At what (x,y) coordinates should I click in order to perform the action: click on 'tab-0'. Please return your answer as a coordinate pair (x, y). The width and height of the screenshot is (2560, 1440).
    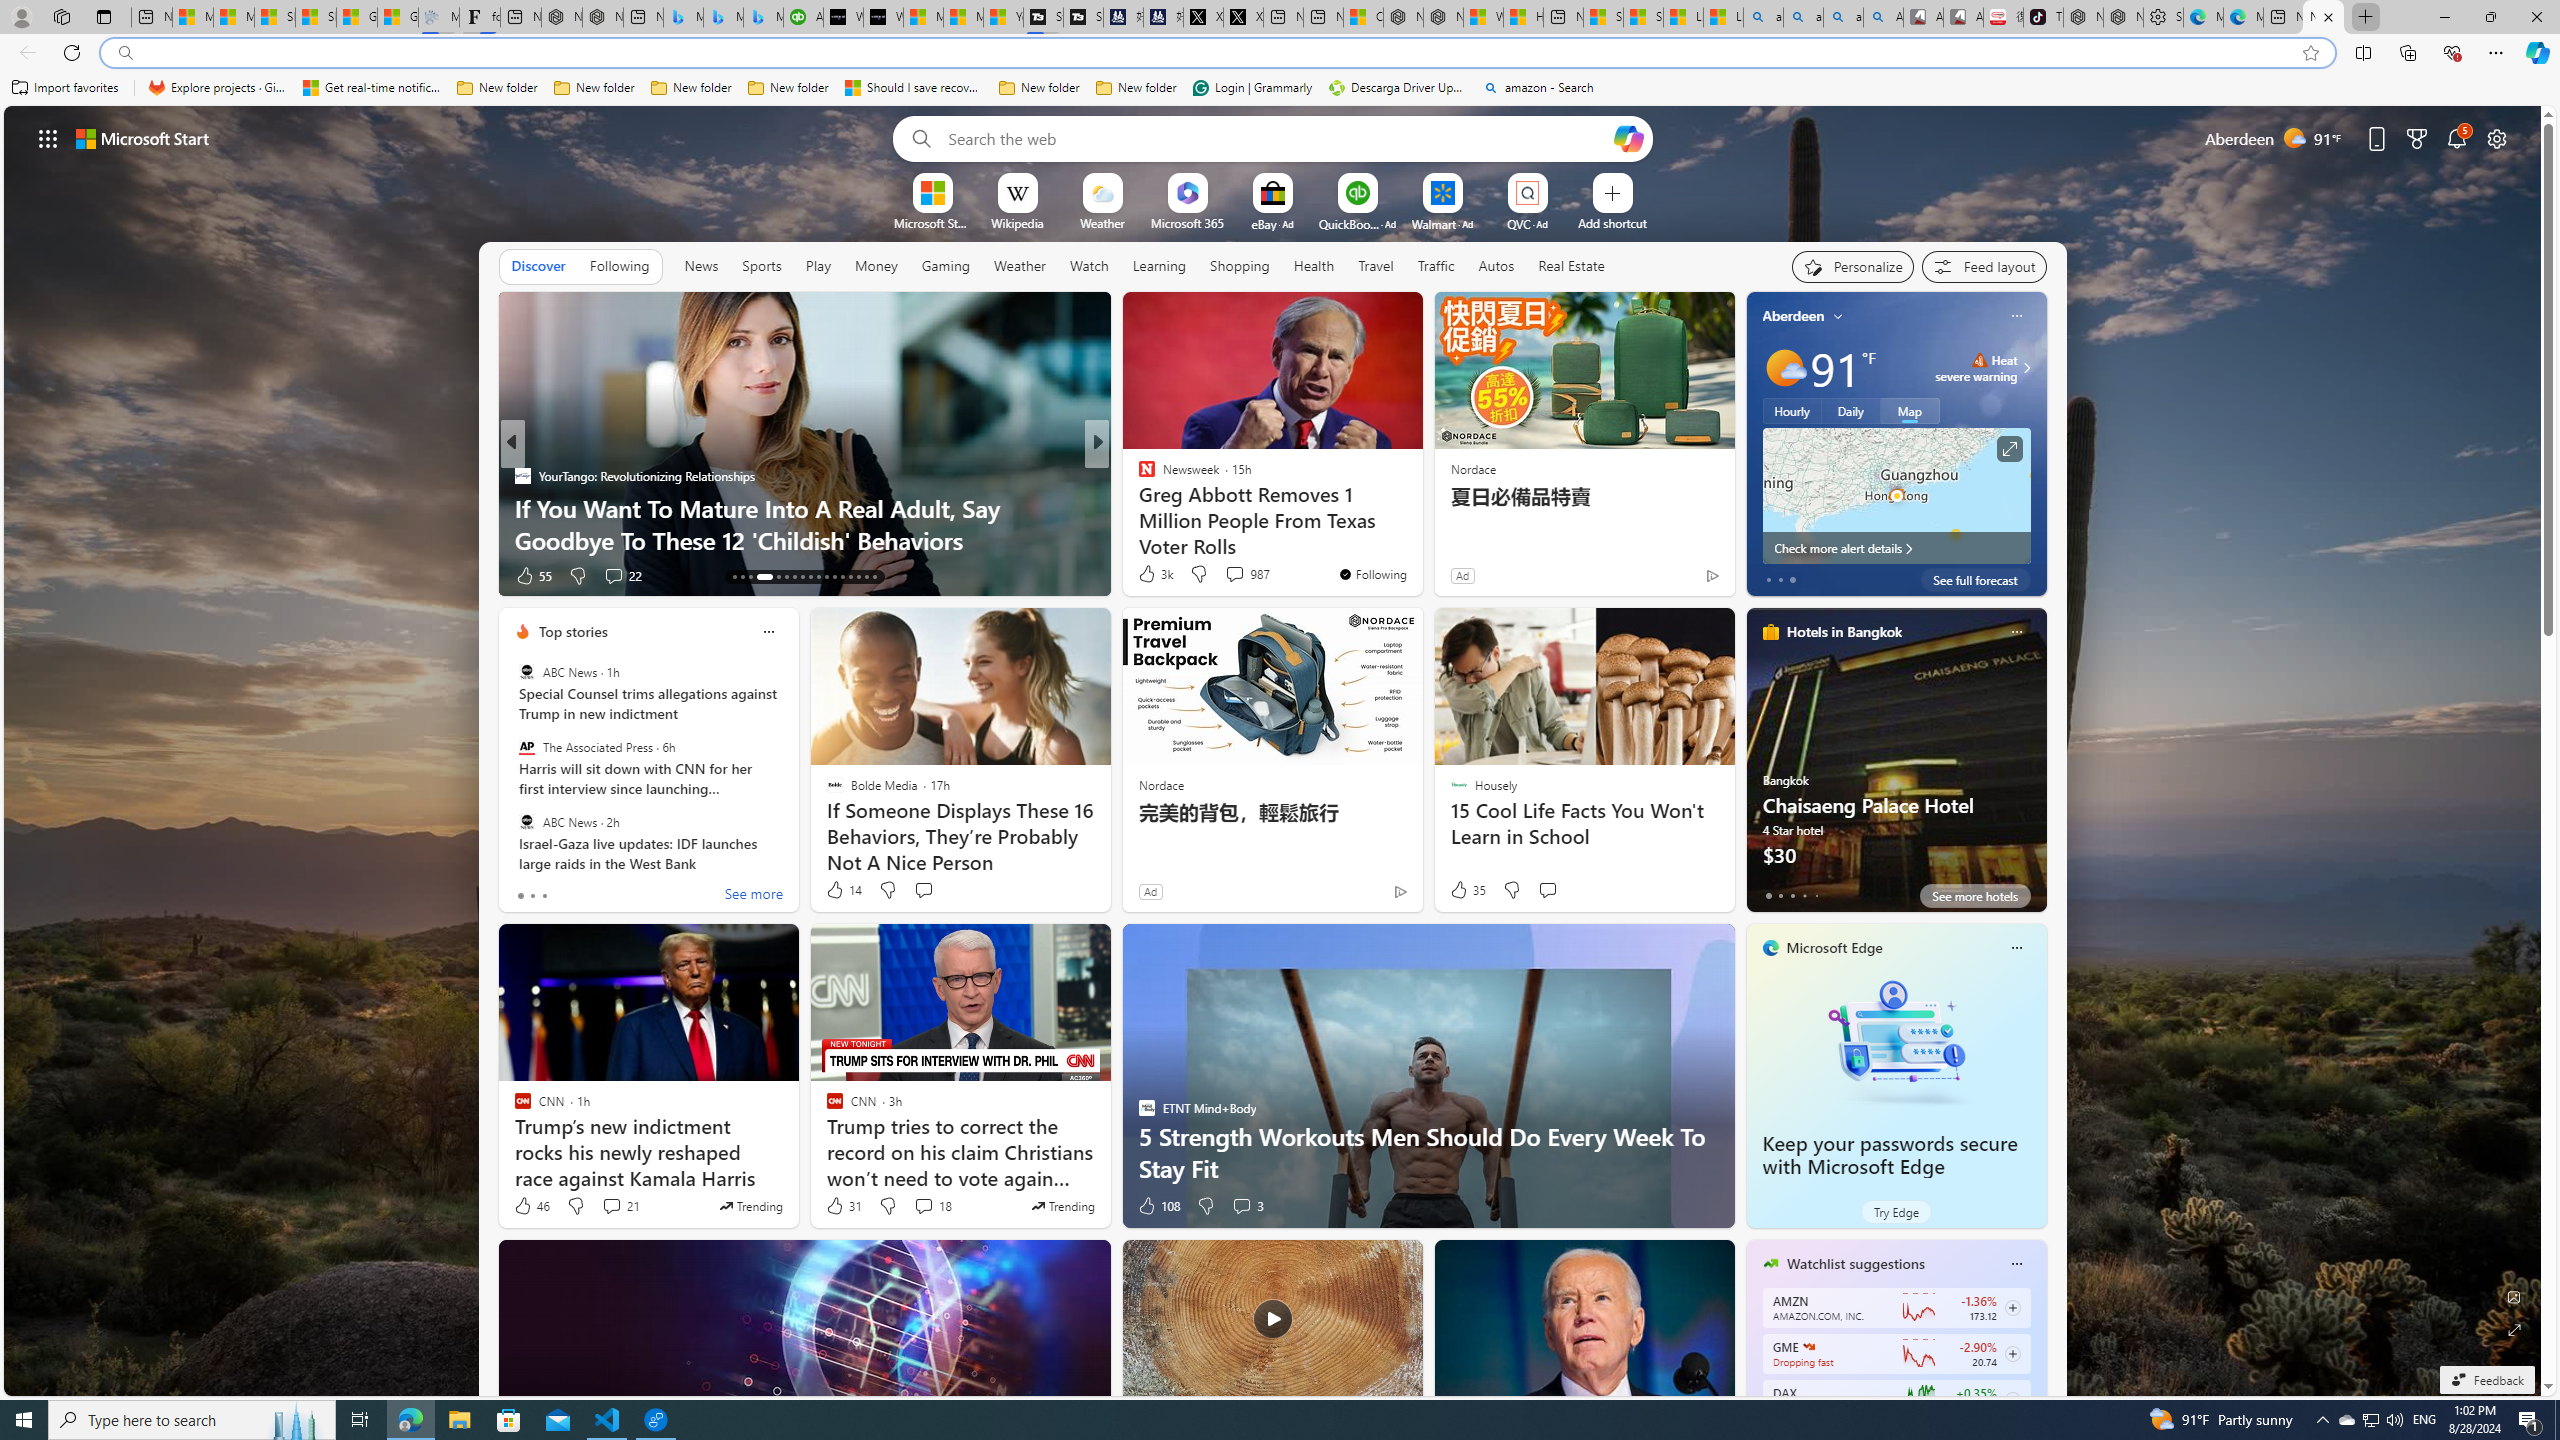
    Looking at the image, I should click on (1766, 895).